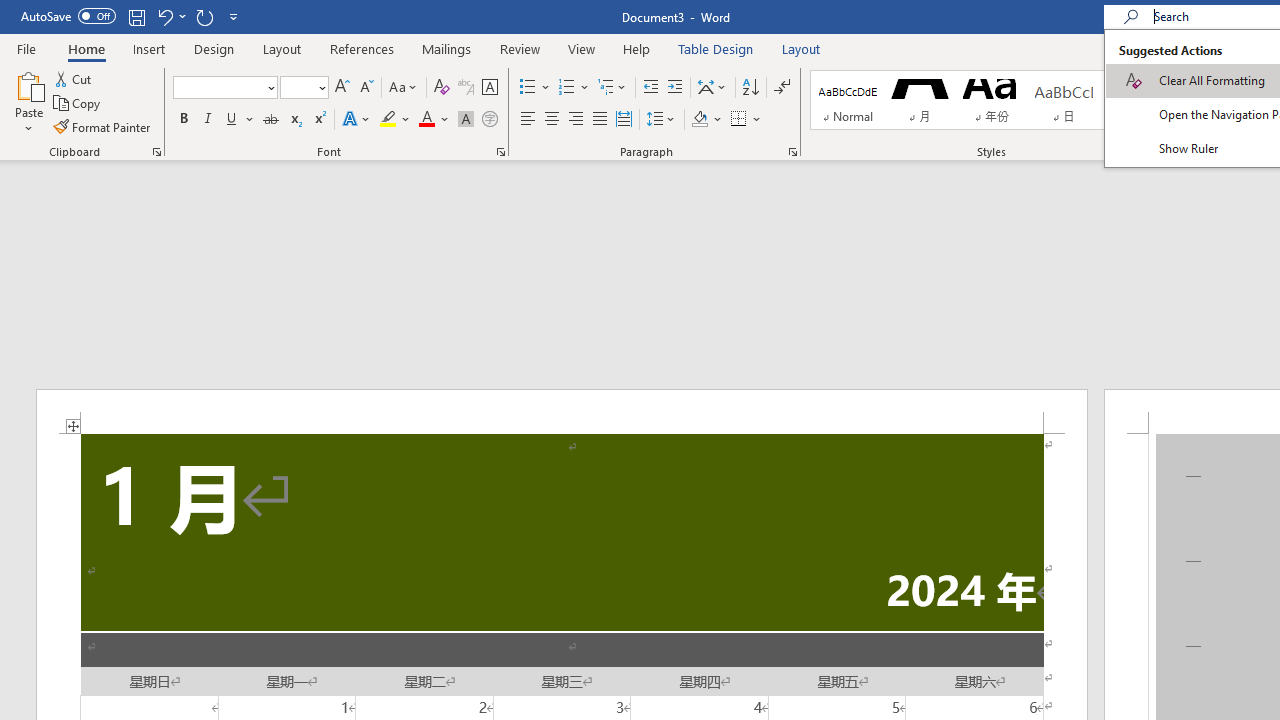  Describe the element at coordinates (130, 16) in the screenshot. I see `'Quick Access Toolbar'` at that location.